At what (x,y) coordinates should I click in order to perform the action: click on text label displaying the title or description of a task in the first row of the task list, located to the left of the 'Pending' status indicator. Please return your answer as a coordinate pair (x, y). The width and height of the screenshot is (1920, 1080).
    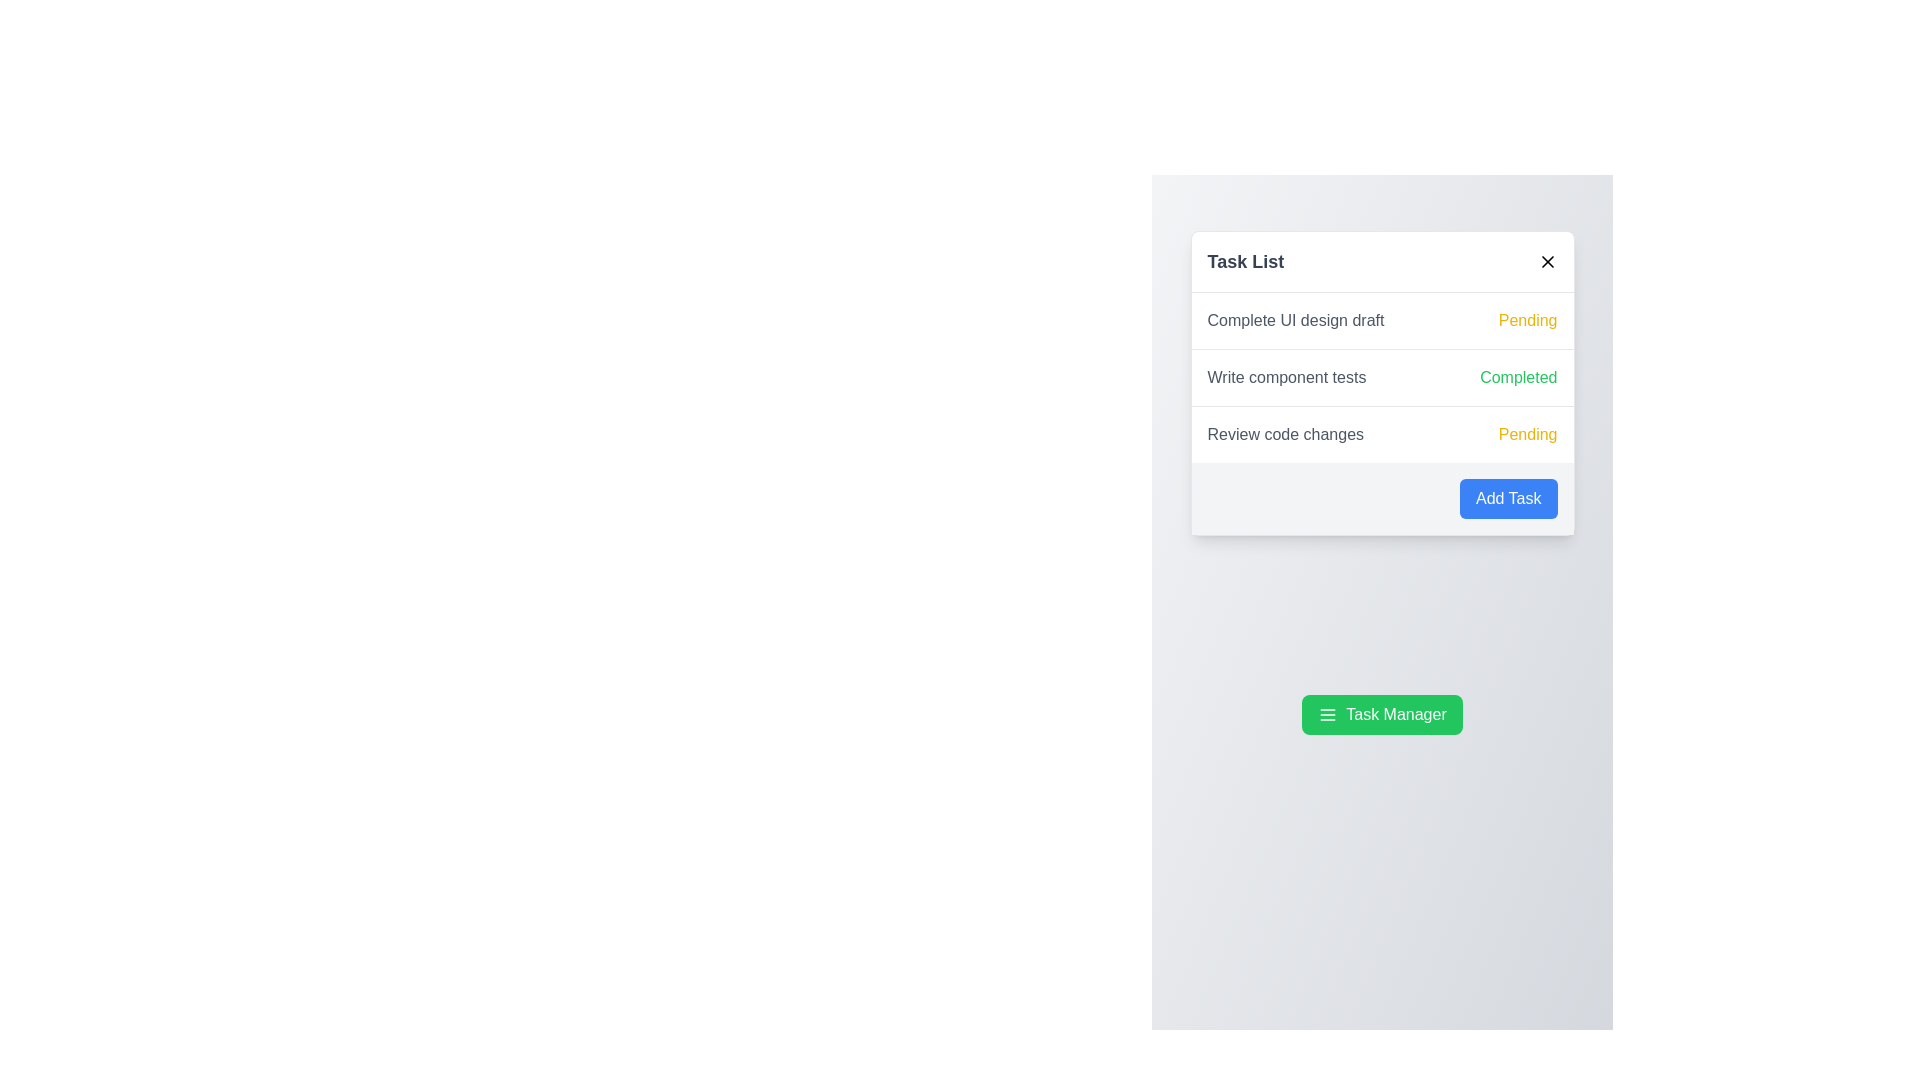
    Looking at the image, I should click on (1296, 319).